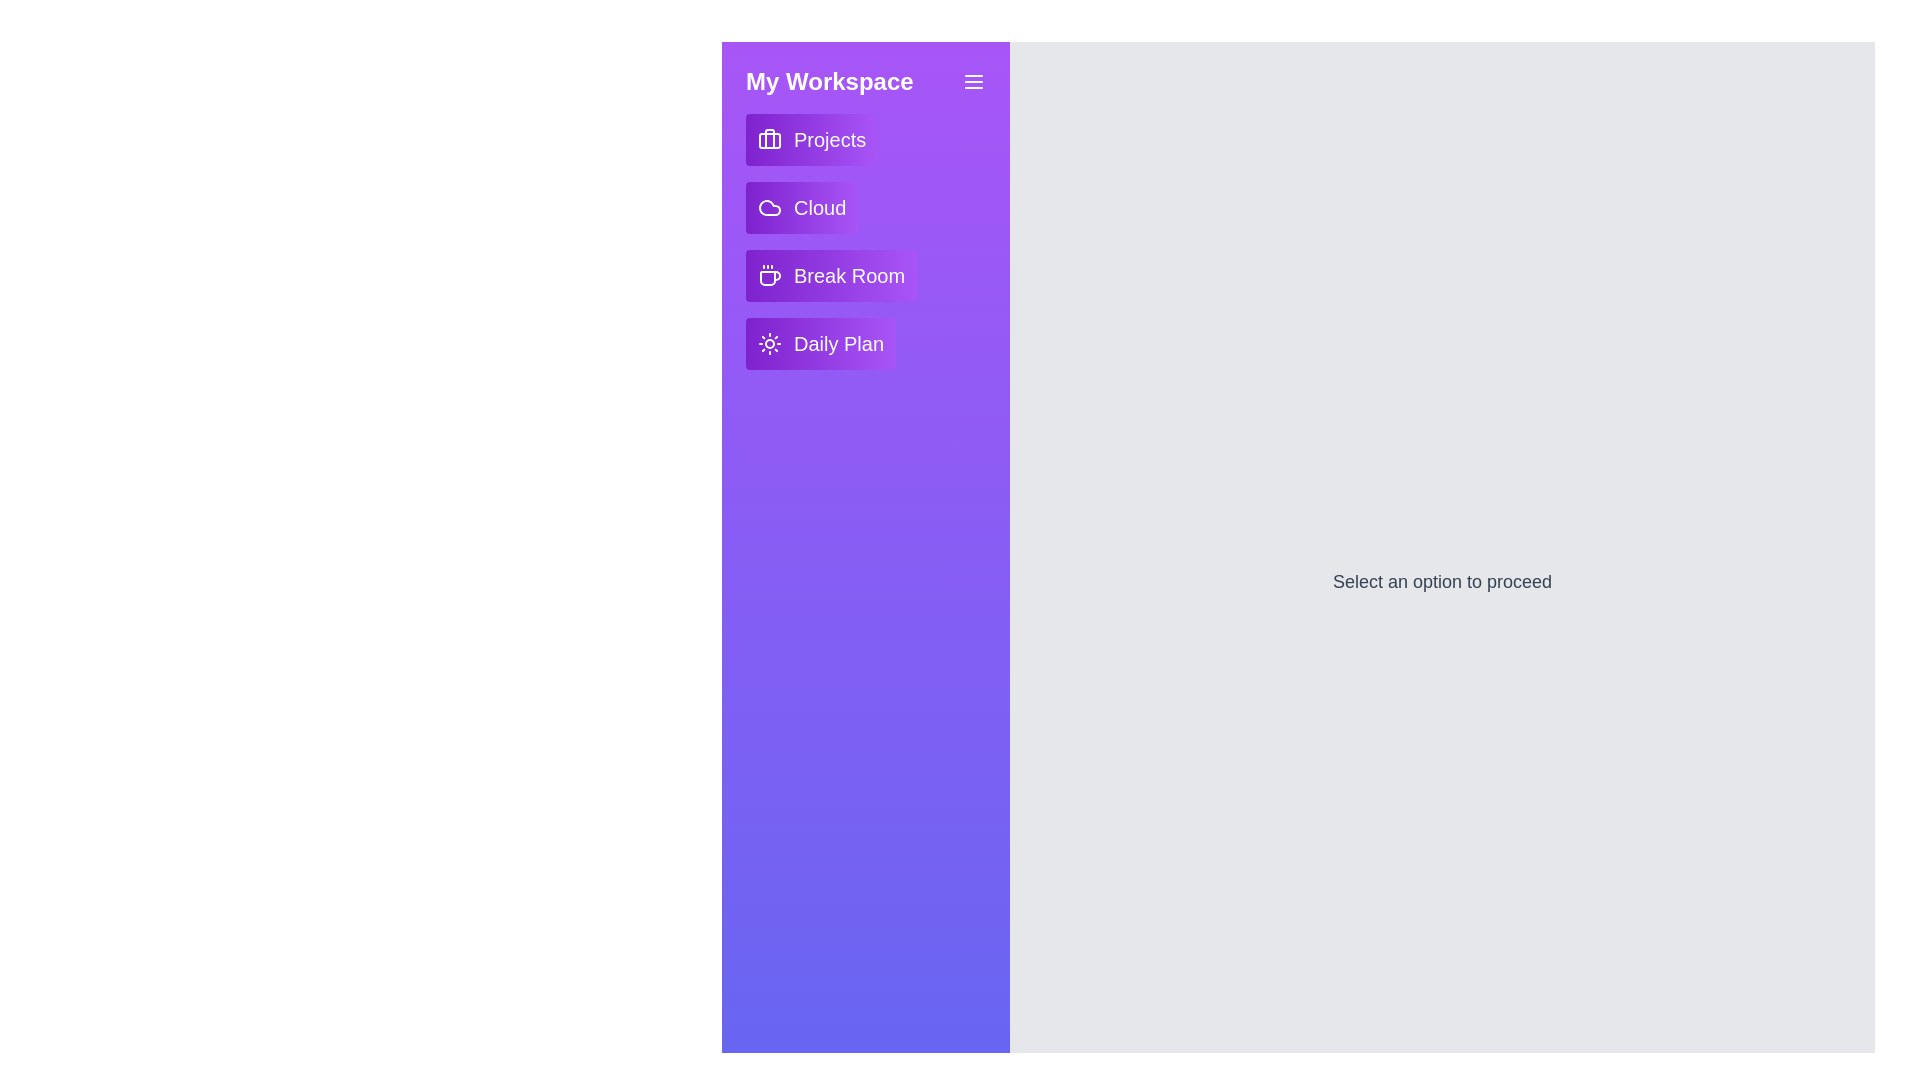 This screenshot has width=1920, height=1080. What do you see at coordinates (974, 80) in the screenshot?
I see `the toggle button at the top-right corner of the drawer to toggle its visibility` at bounding box center [974, 80].